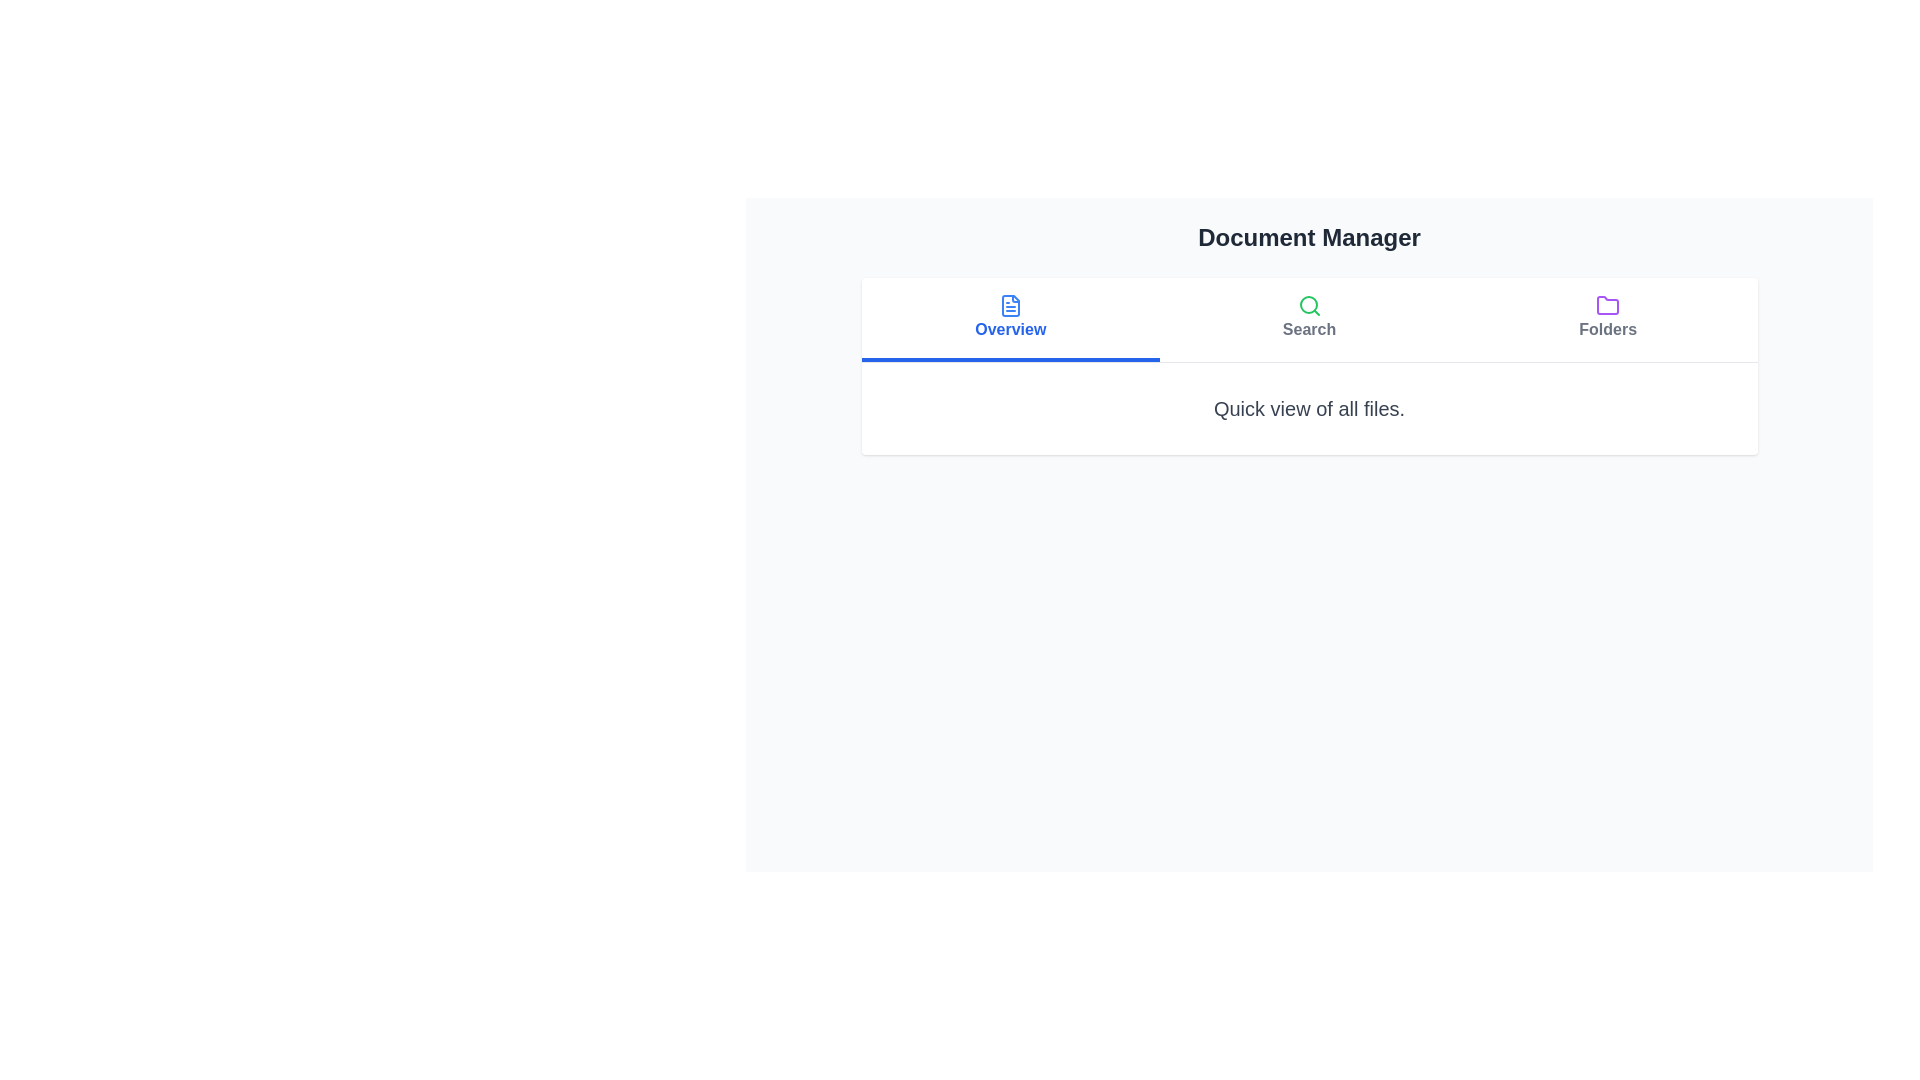  Describe the element at coordinates (1309, 329) in the screenshot. I see `the text label displaying 'Search' located in the navigation grouping beneath the green search icon, positioned between 'Overview' and 'Folders'` at that location.